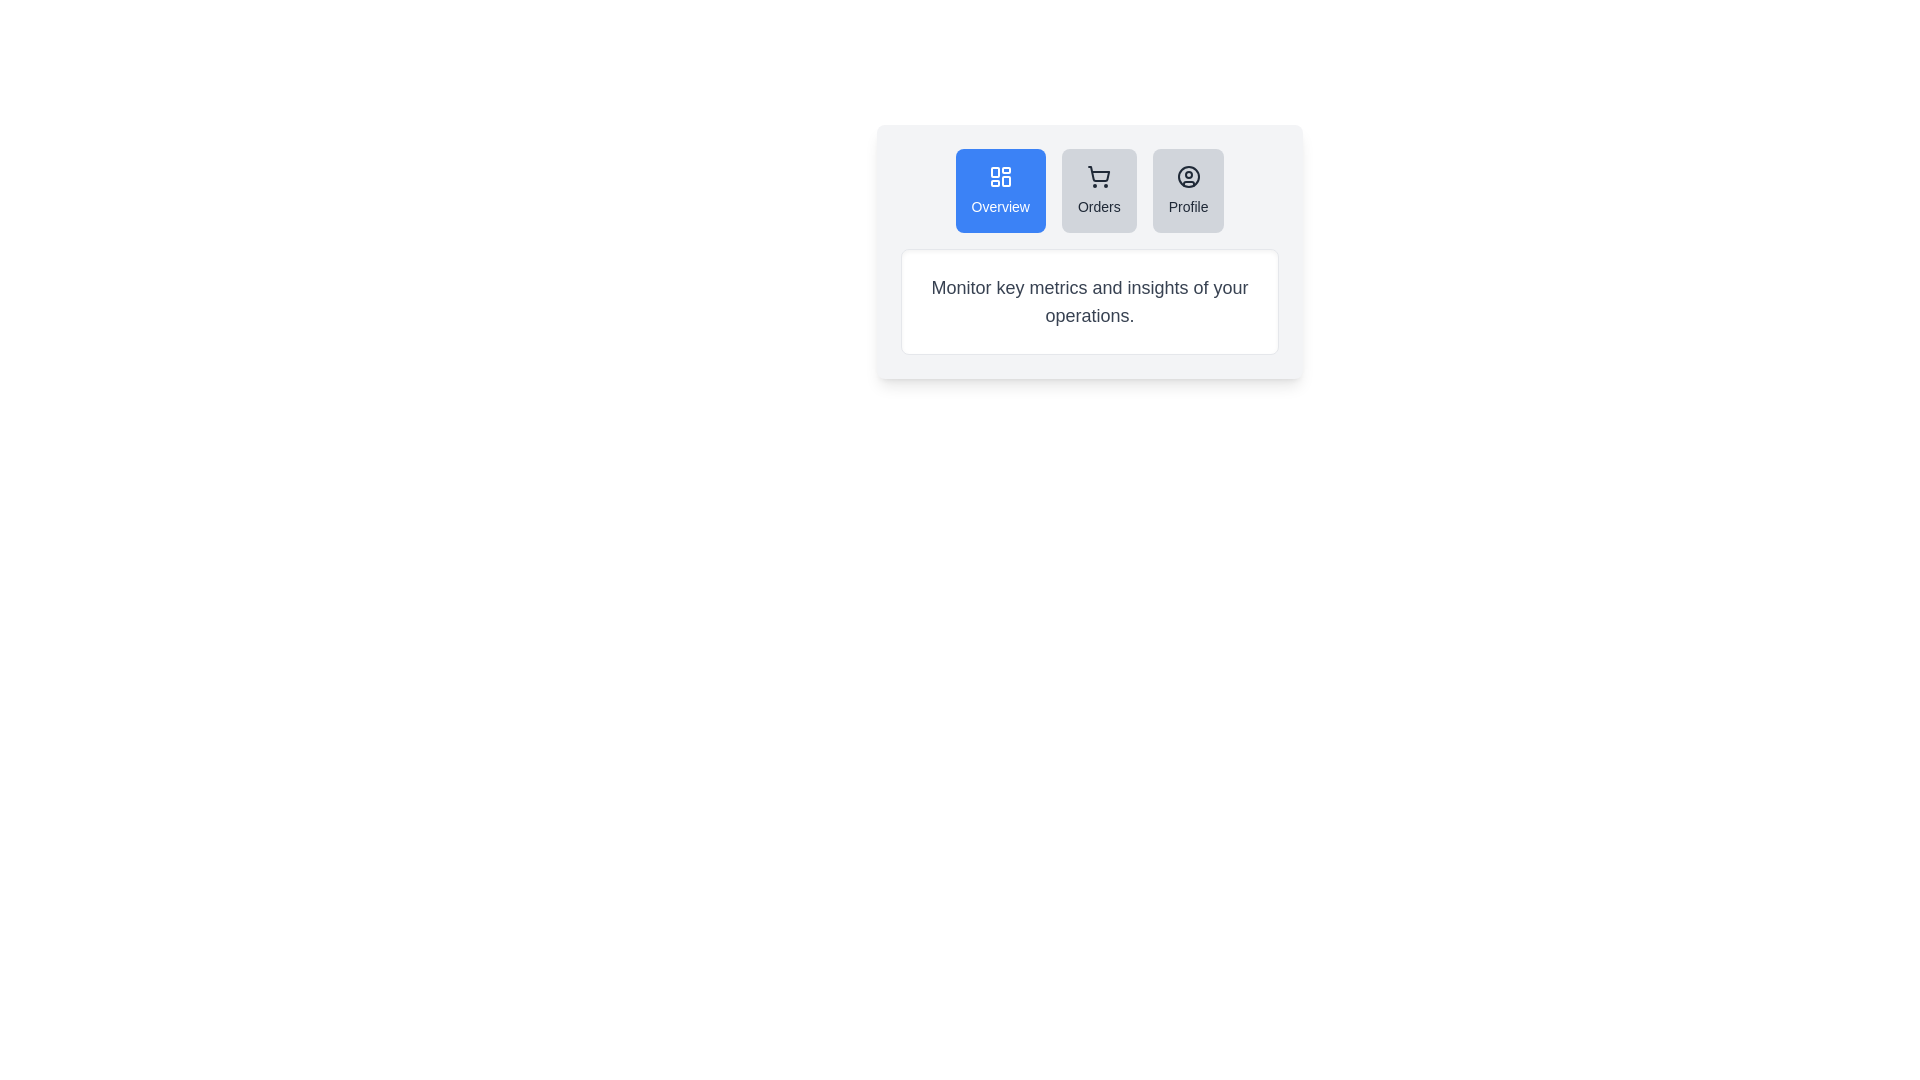  I want to click on the Profile tab, so click(1188, 191).